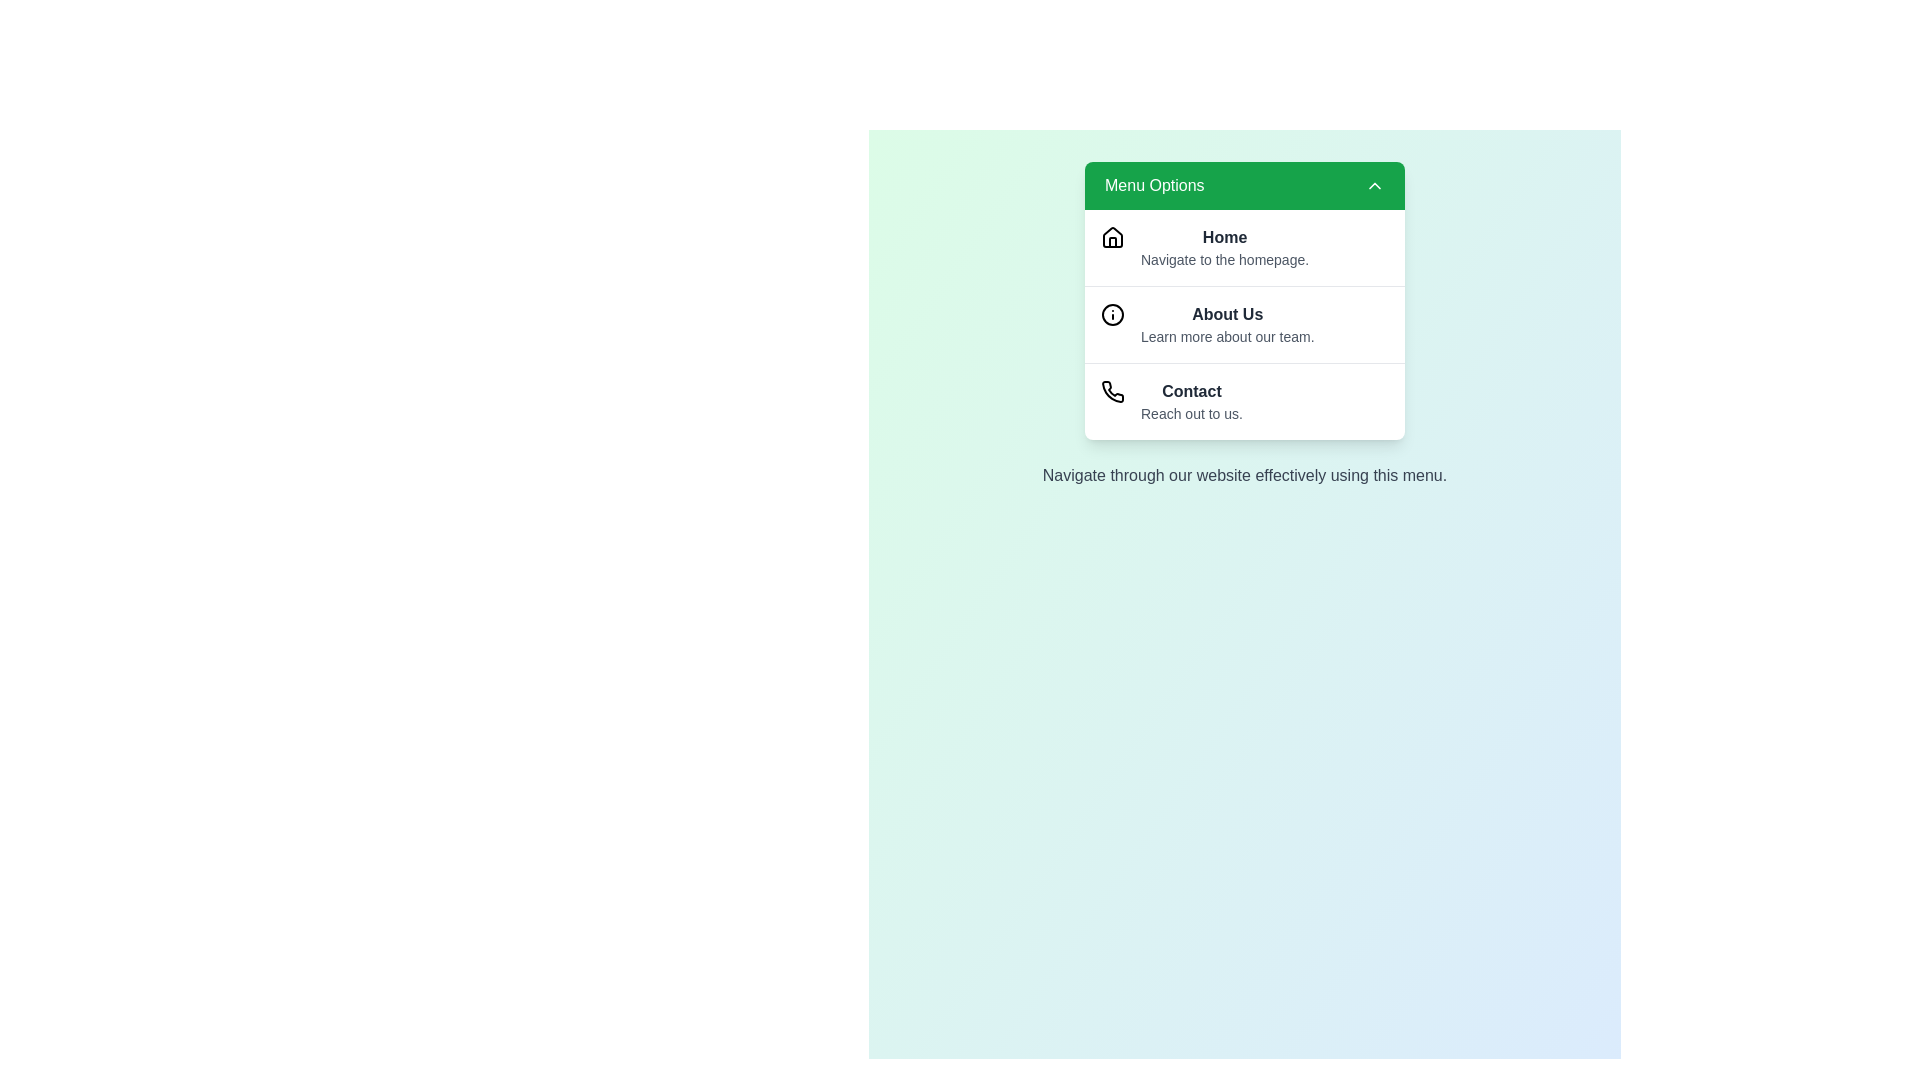 The width and height of the screenshot is (1920, 1080). I want to click on the descriptive text below the menu, so click(1243, 475).